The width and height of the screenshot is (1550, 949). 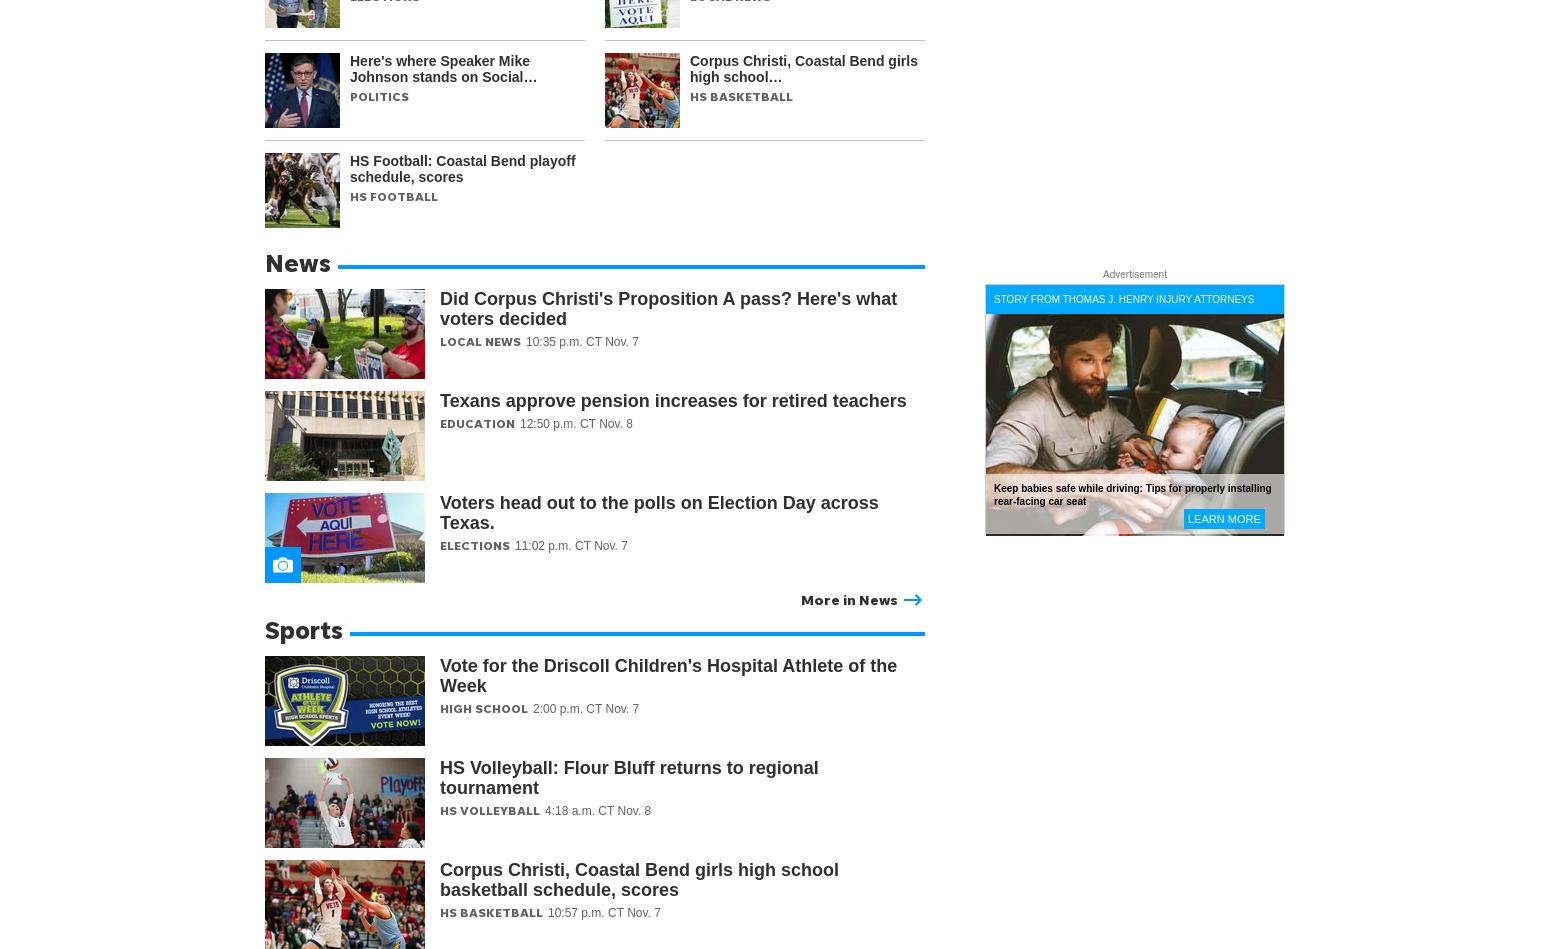 What do you see at coordinates (848, 598) in the screenshot?
I see `'More in News'` at bounding box center [848, 598].